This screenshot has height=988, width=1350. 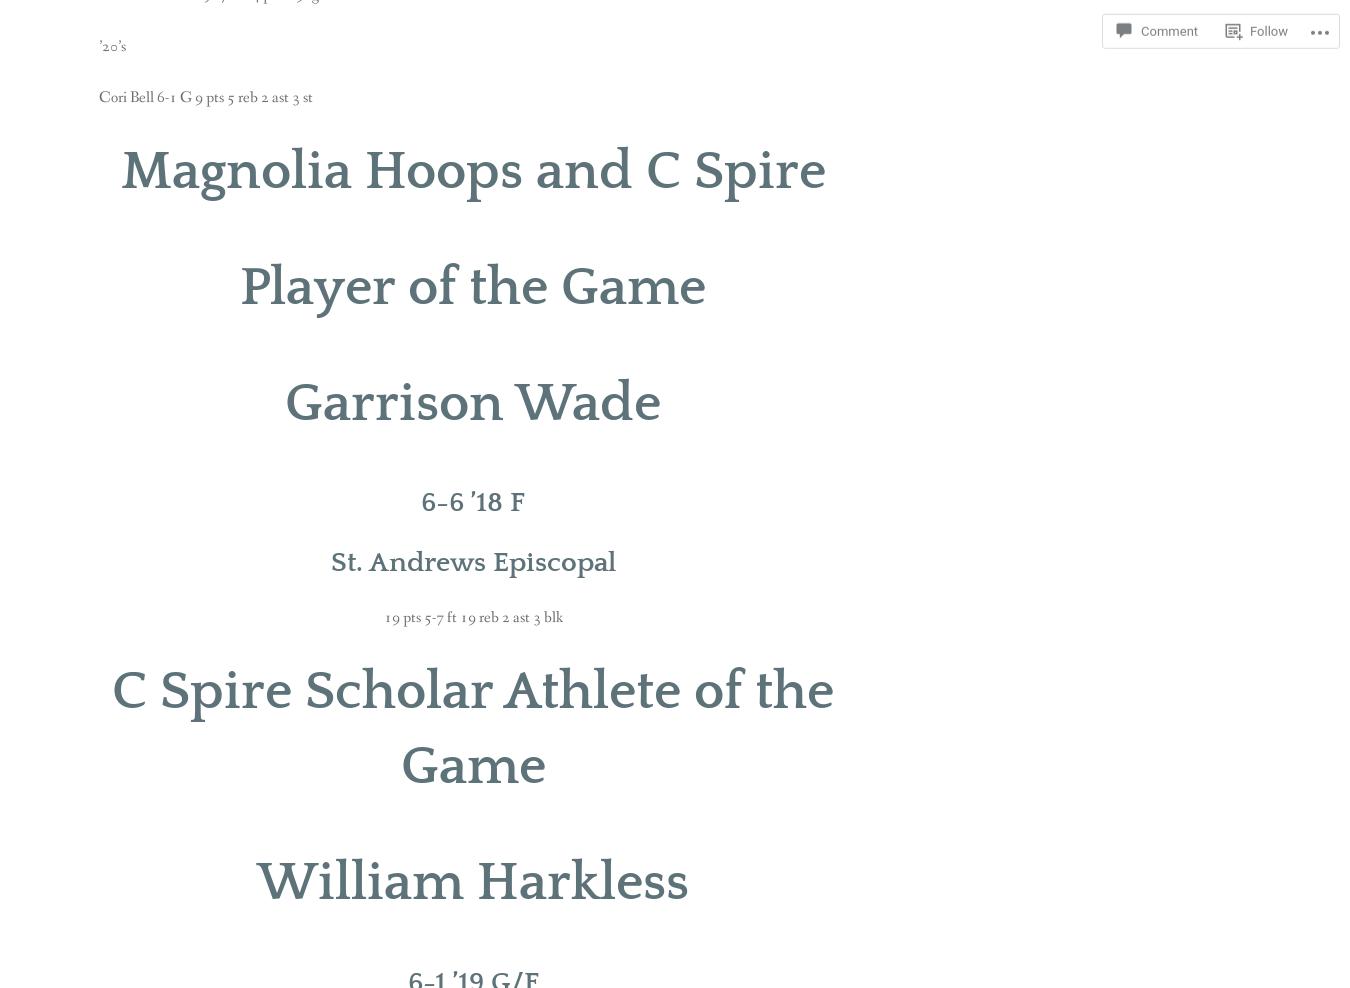 I want to click on 'Cori Bell 6-1 G 9 pts 5 reb 2 ast 3 st', so click(x=206, y=96).